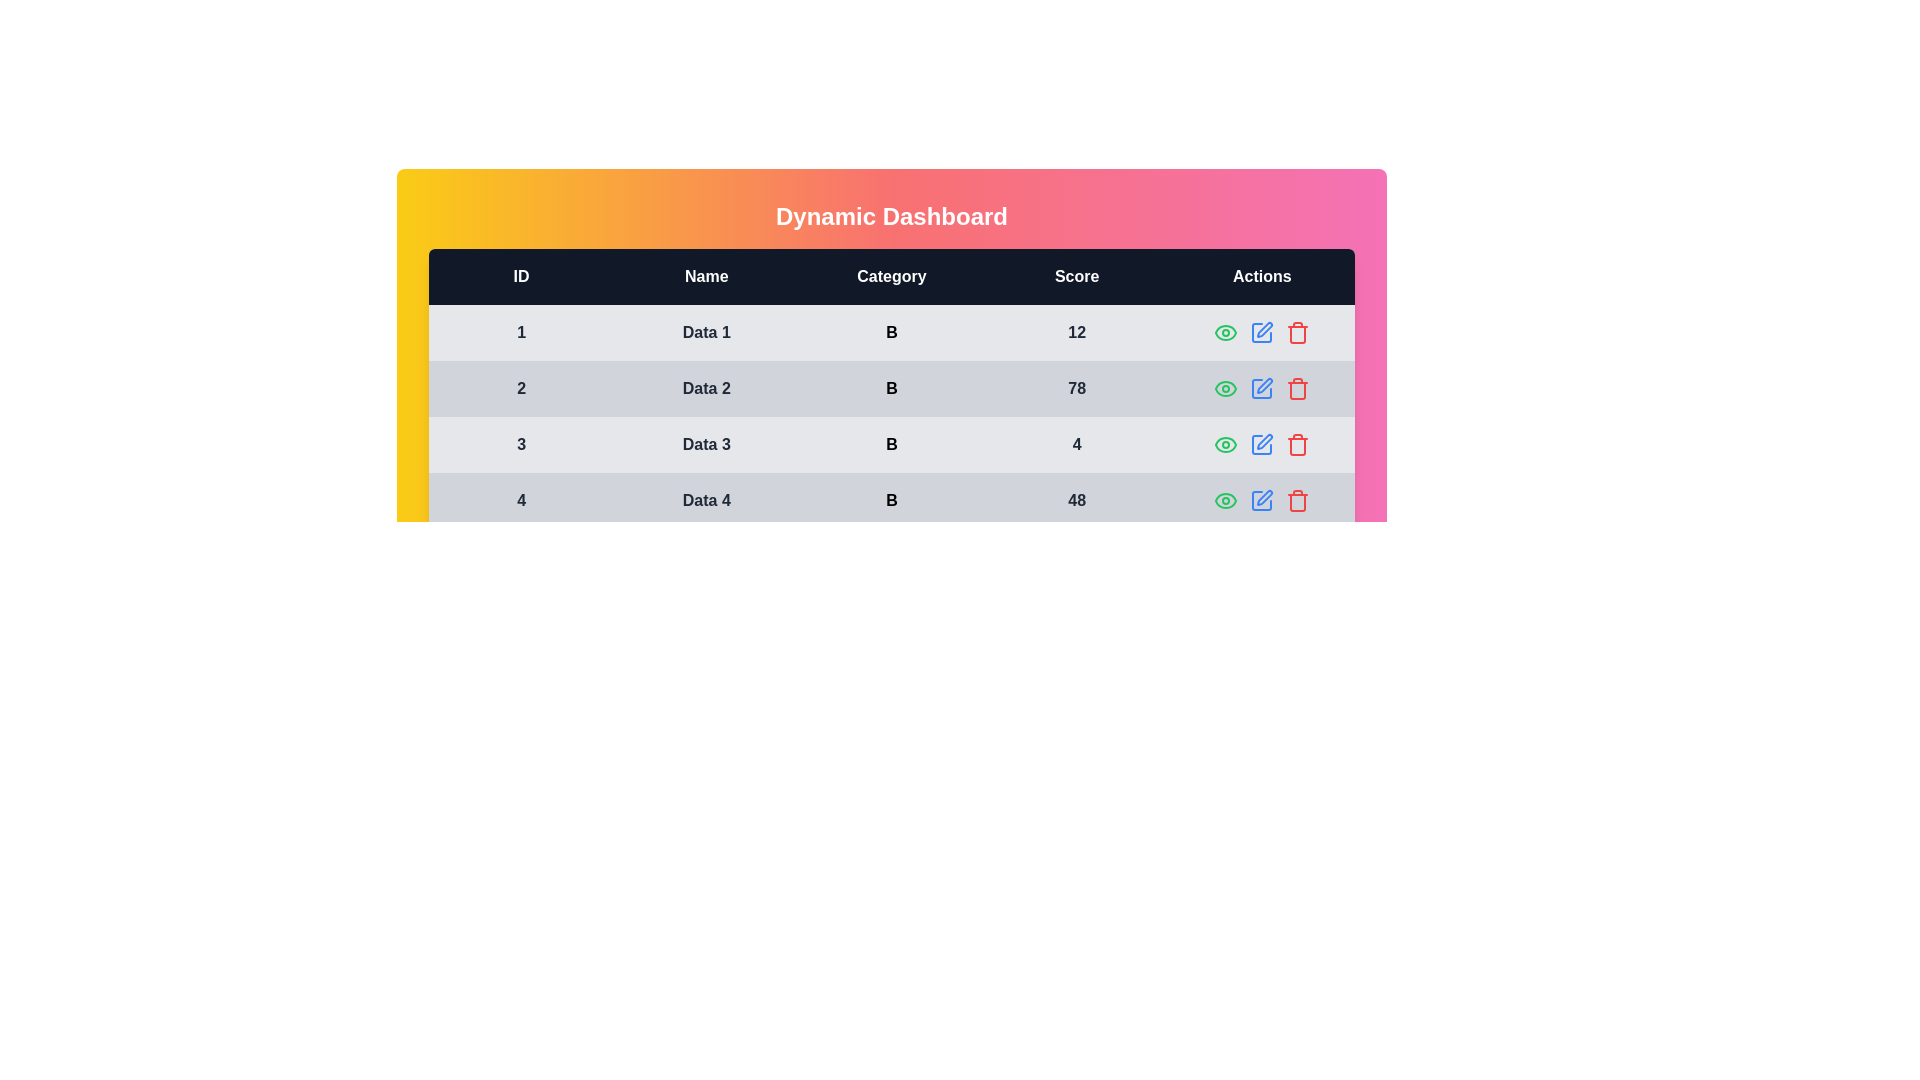 The image size is (1920, 1080). I want to click on the row corresponding to 4, so click(1297, 500).